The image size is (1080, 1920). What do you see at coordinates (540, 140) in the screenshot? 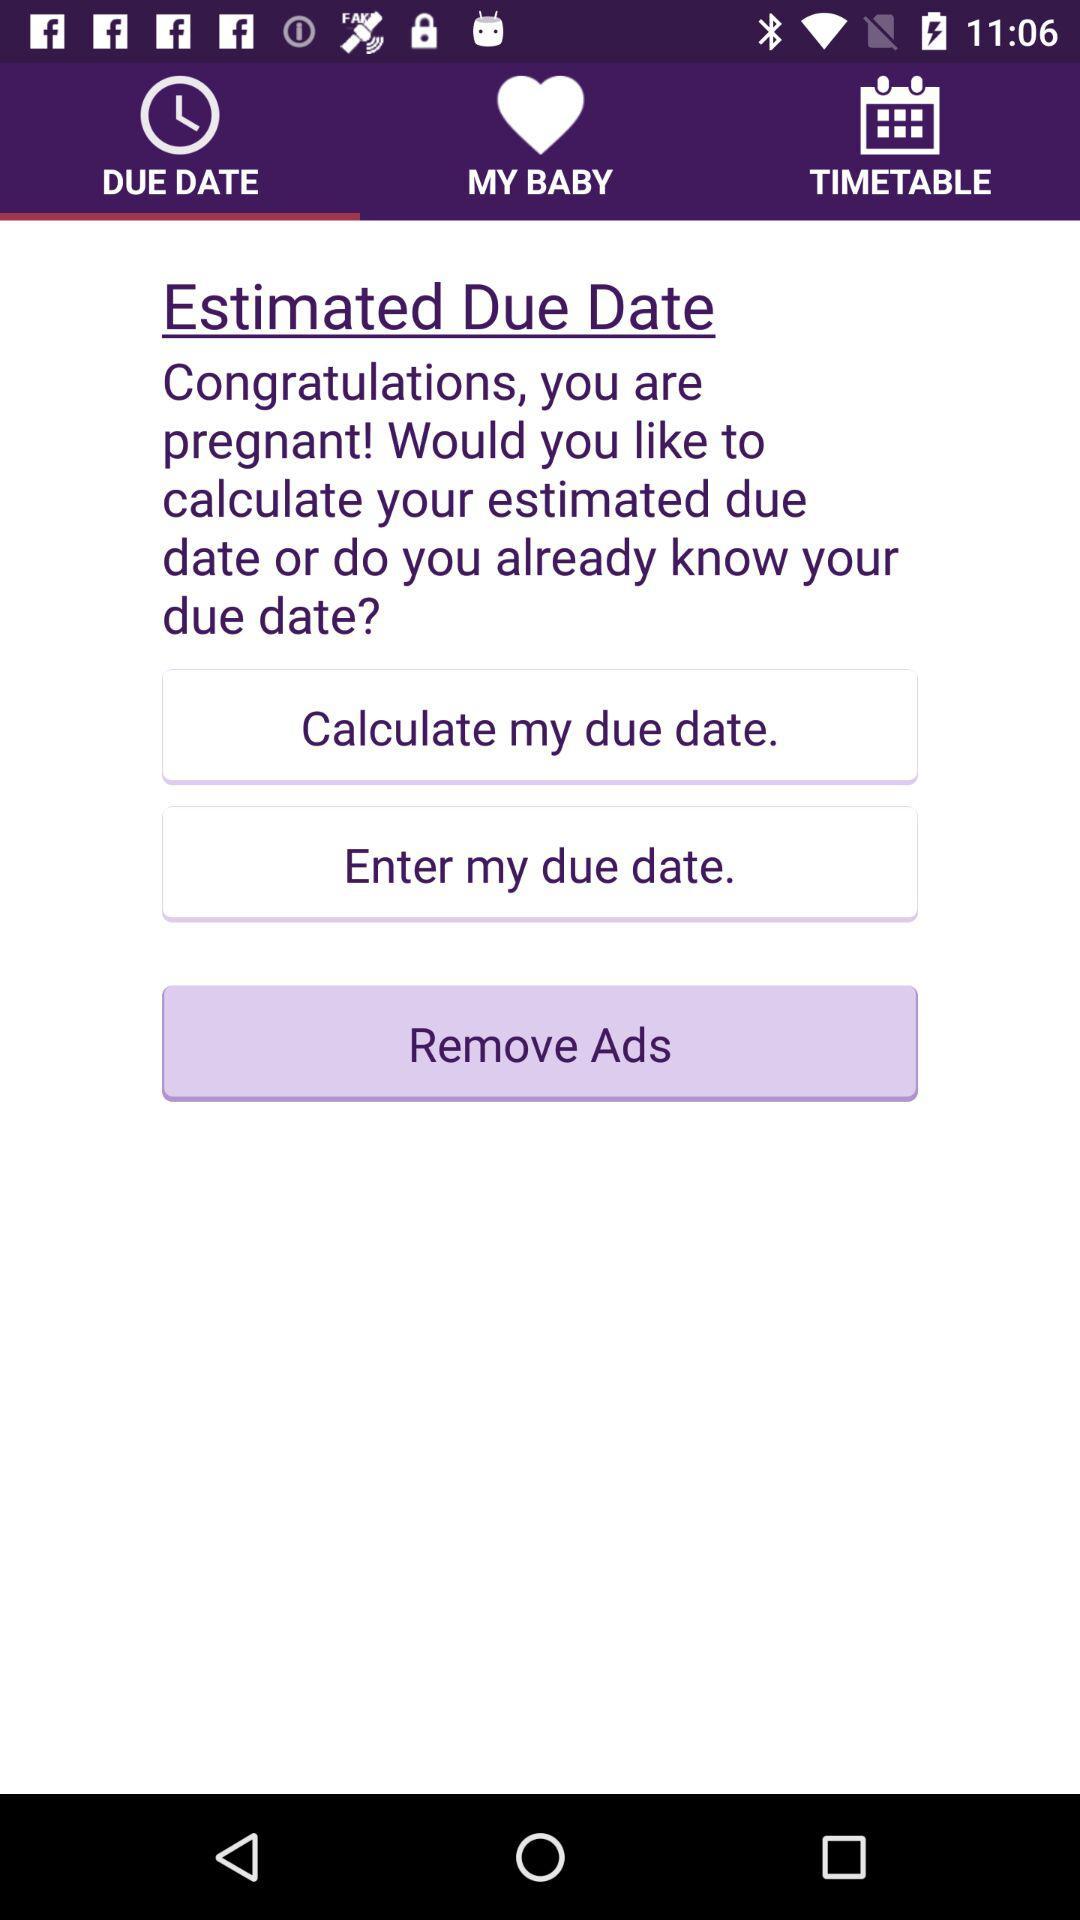
I see `the item next to timetable` at bounding box center [540, 140].